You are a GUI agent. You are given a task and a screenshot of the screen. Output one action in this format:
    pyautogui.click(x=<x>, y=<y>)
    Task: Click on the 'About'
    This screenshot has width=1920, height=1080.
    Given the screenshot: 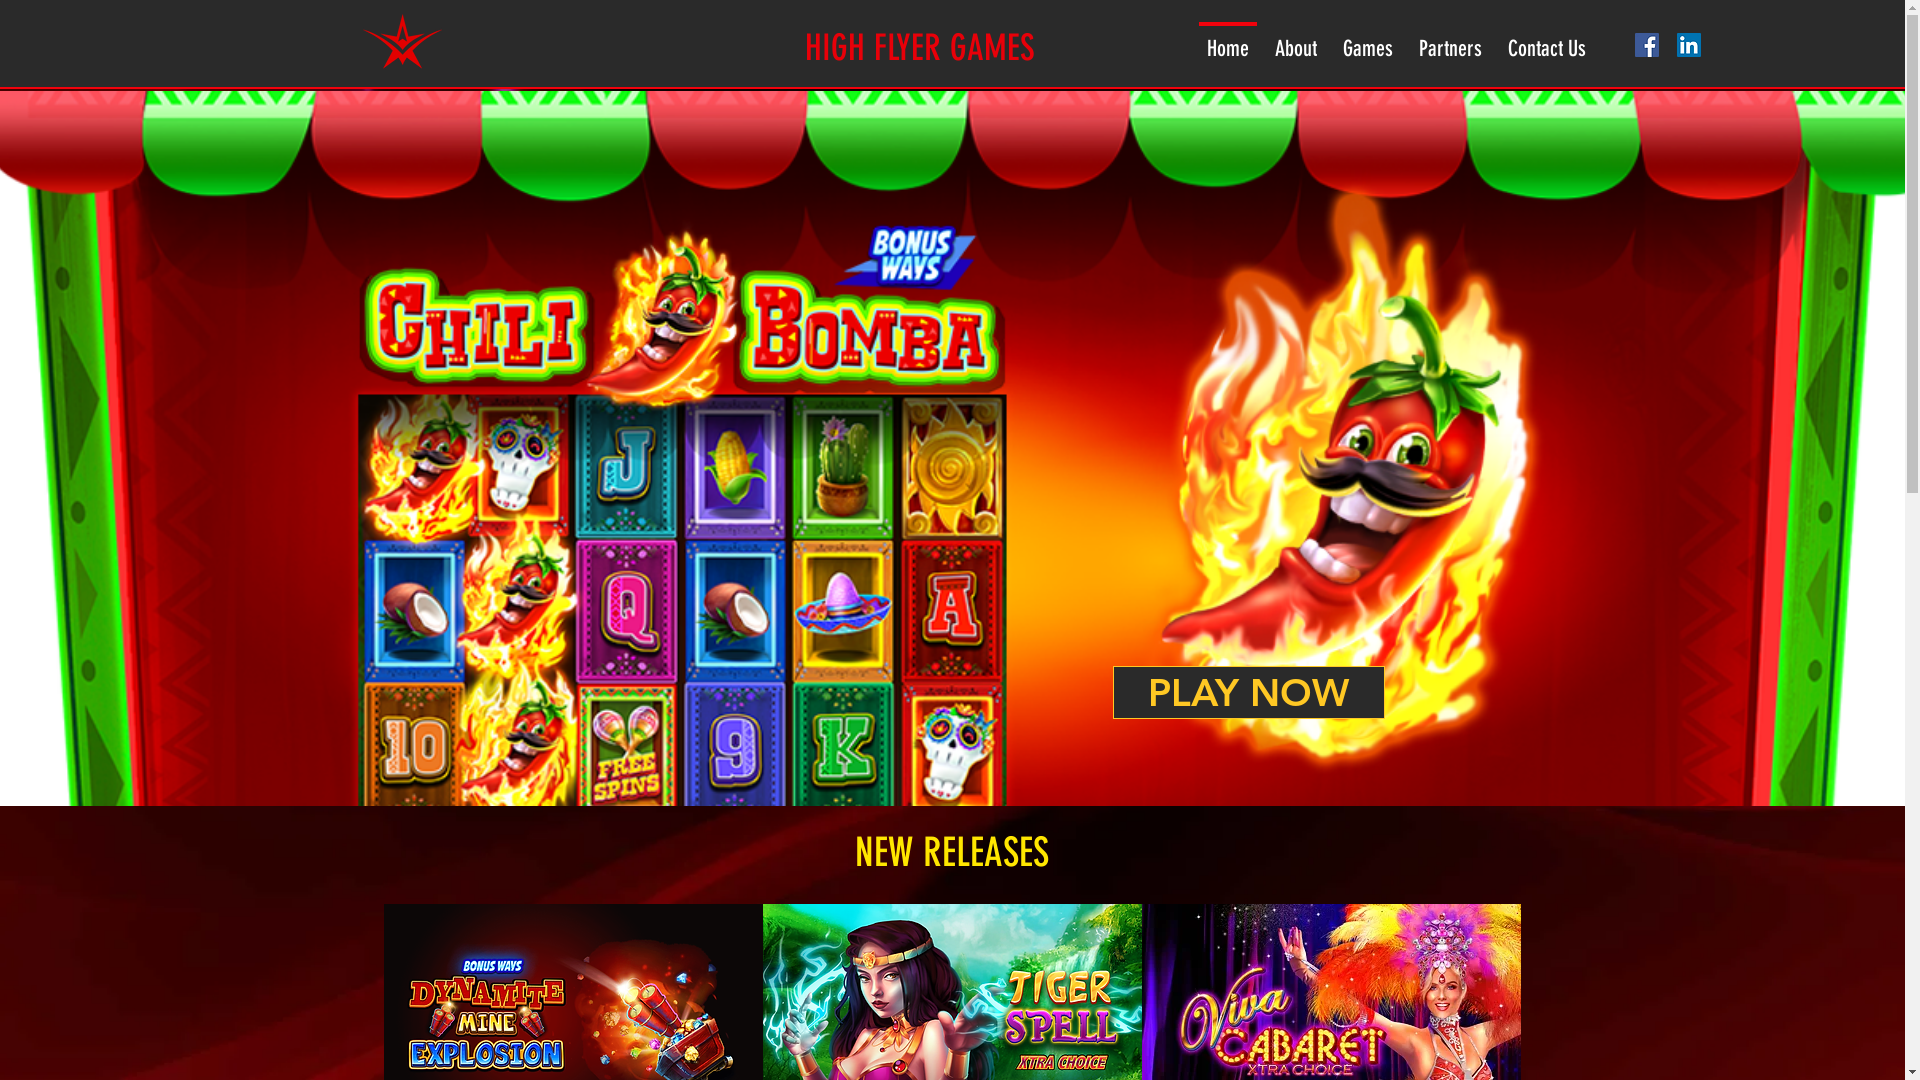 What is the action you would take?
    pyautogui.click(x=1296, y=39)
    